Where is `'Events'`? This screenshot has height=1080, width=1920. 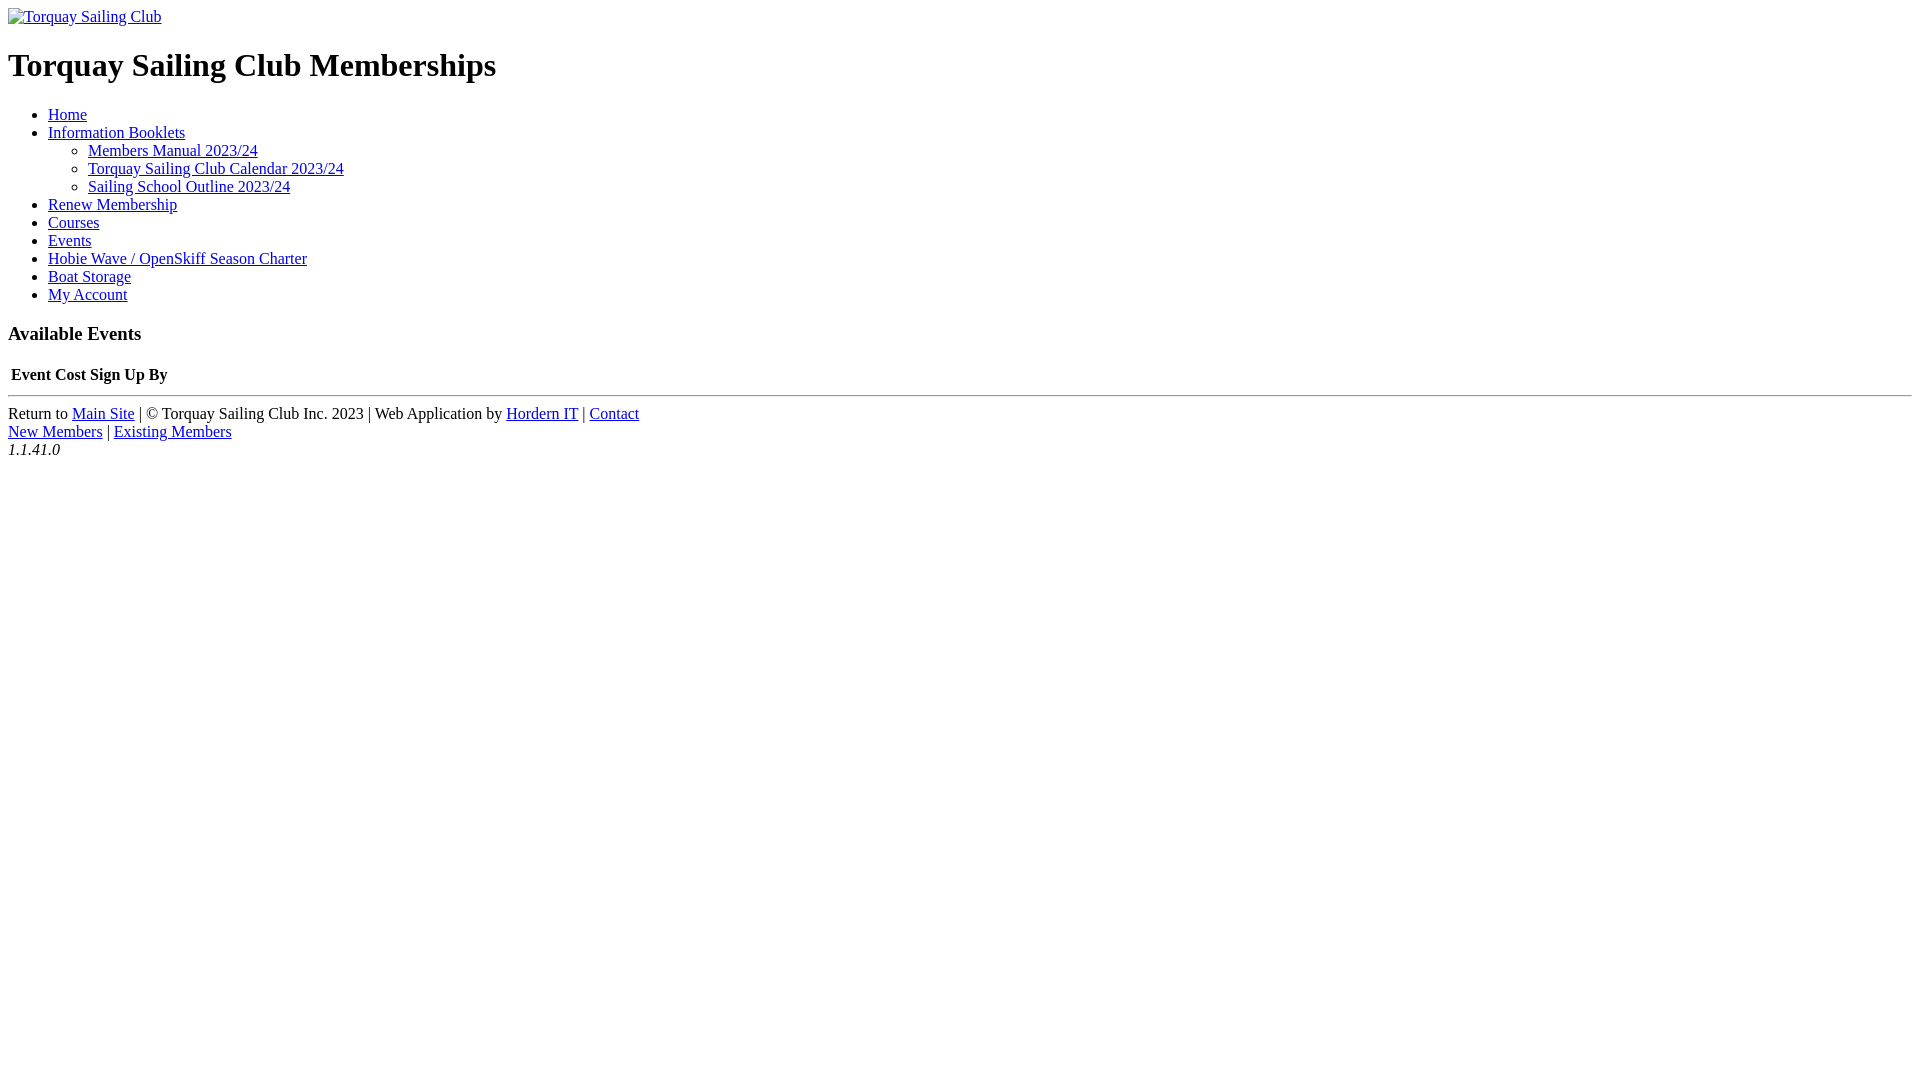 'Events' is located at coordinates (48, 239).